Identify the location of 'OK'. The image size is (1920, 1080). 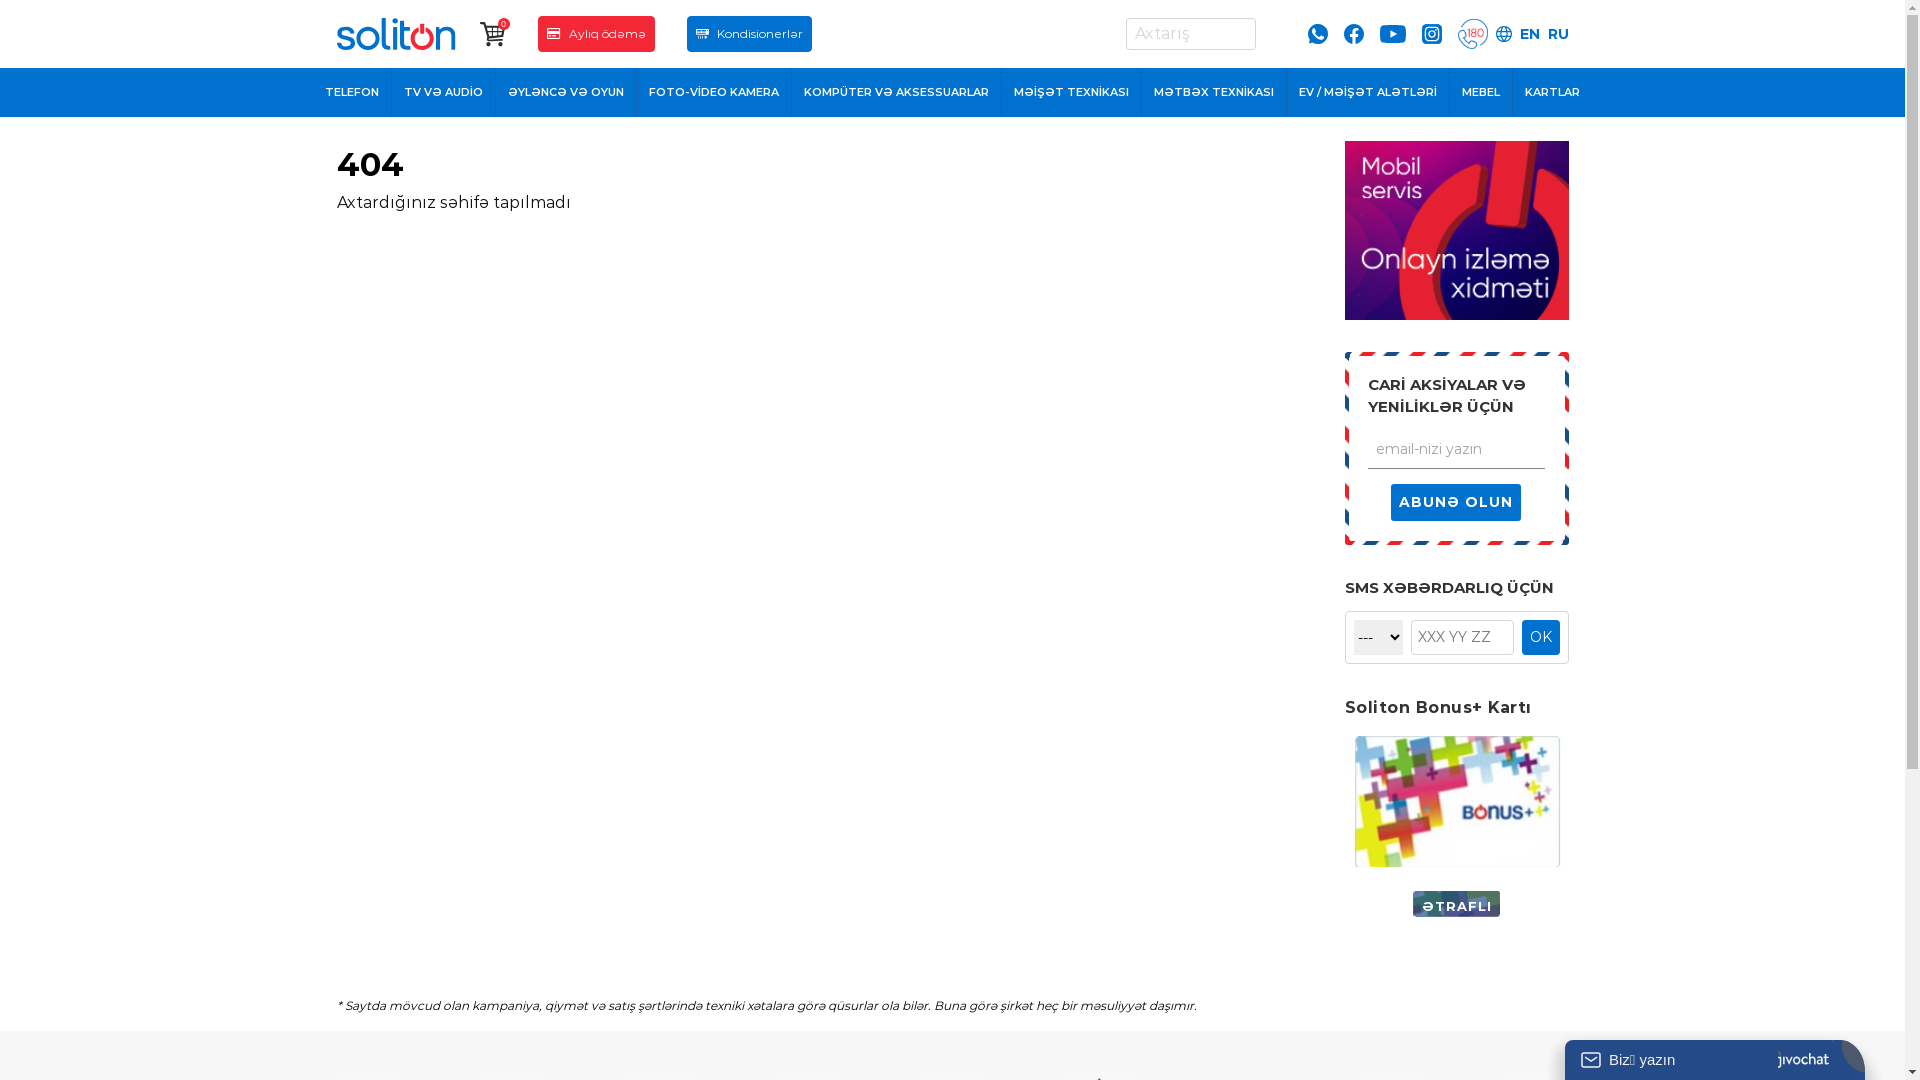
(1539, 637).